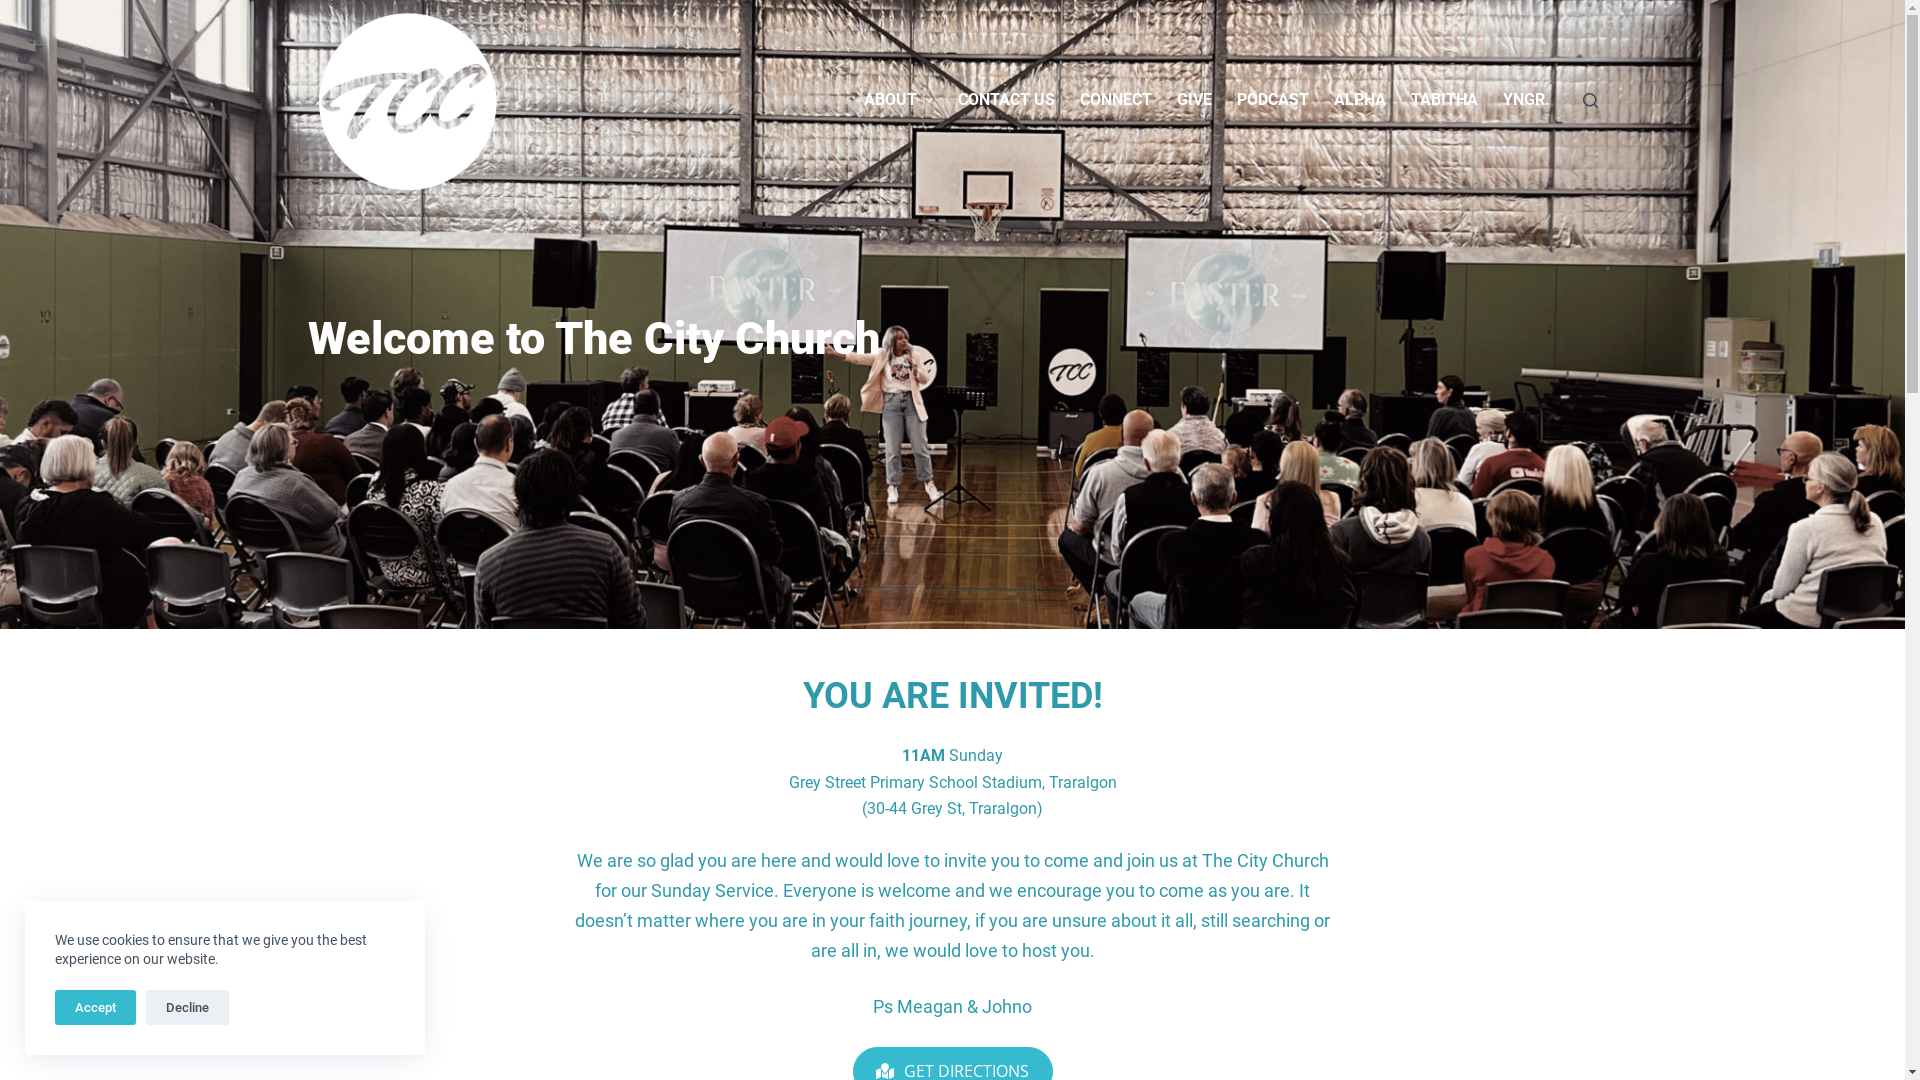 The width and height of the screenshot is (1920, 1080). I want to click on 'YNGR.', so click(1489, 100).